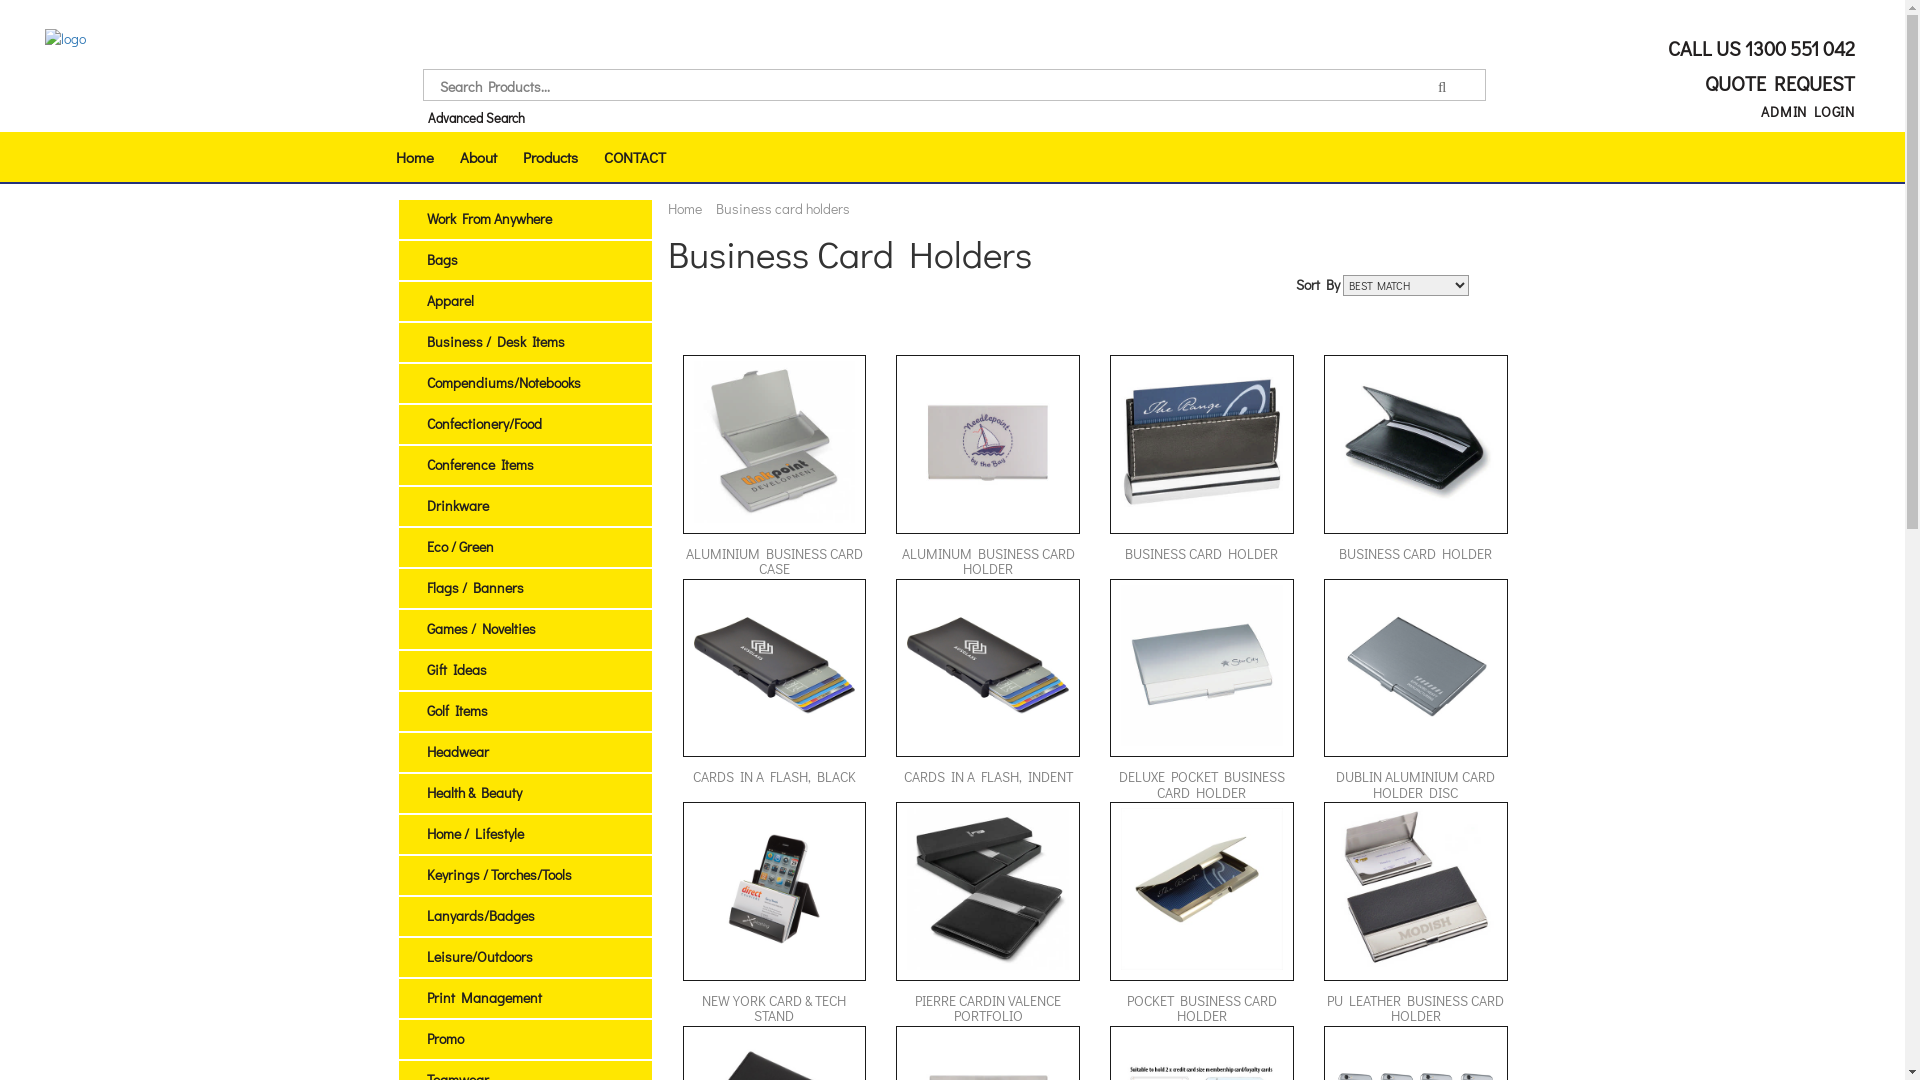 This screenshot has height=1080, width=1920. Describe the element at coordinates (1200, 689) in the screenshot. I see `'DELUXE POCKET BUSINESS CARD HOLDER'` at that location.